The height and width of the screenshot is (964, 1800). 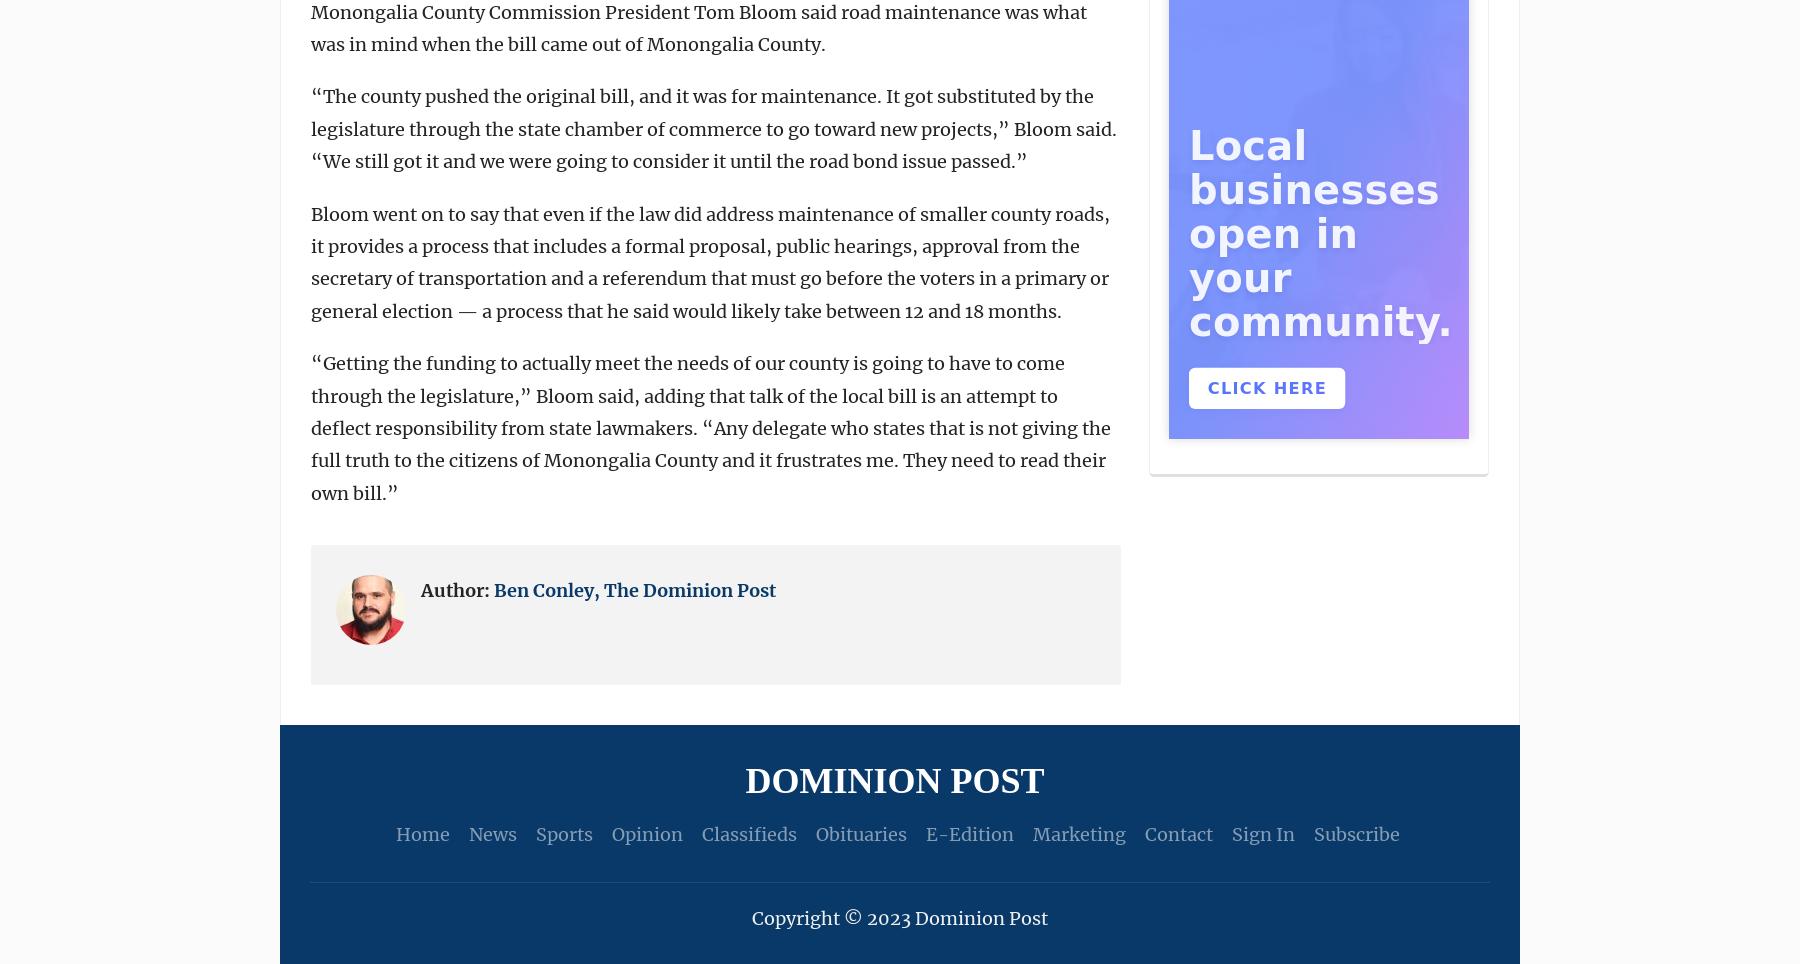 I want to click on 'Opinion', so click(x=610, y=833).